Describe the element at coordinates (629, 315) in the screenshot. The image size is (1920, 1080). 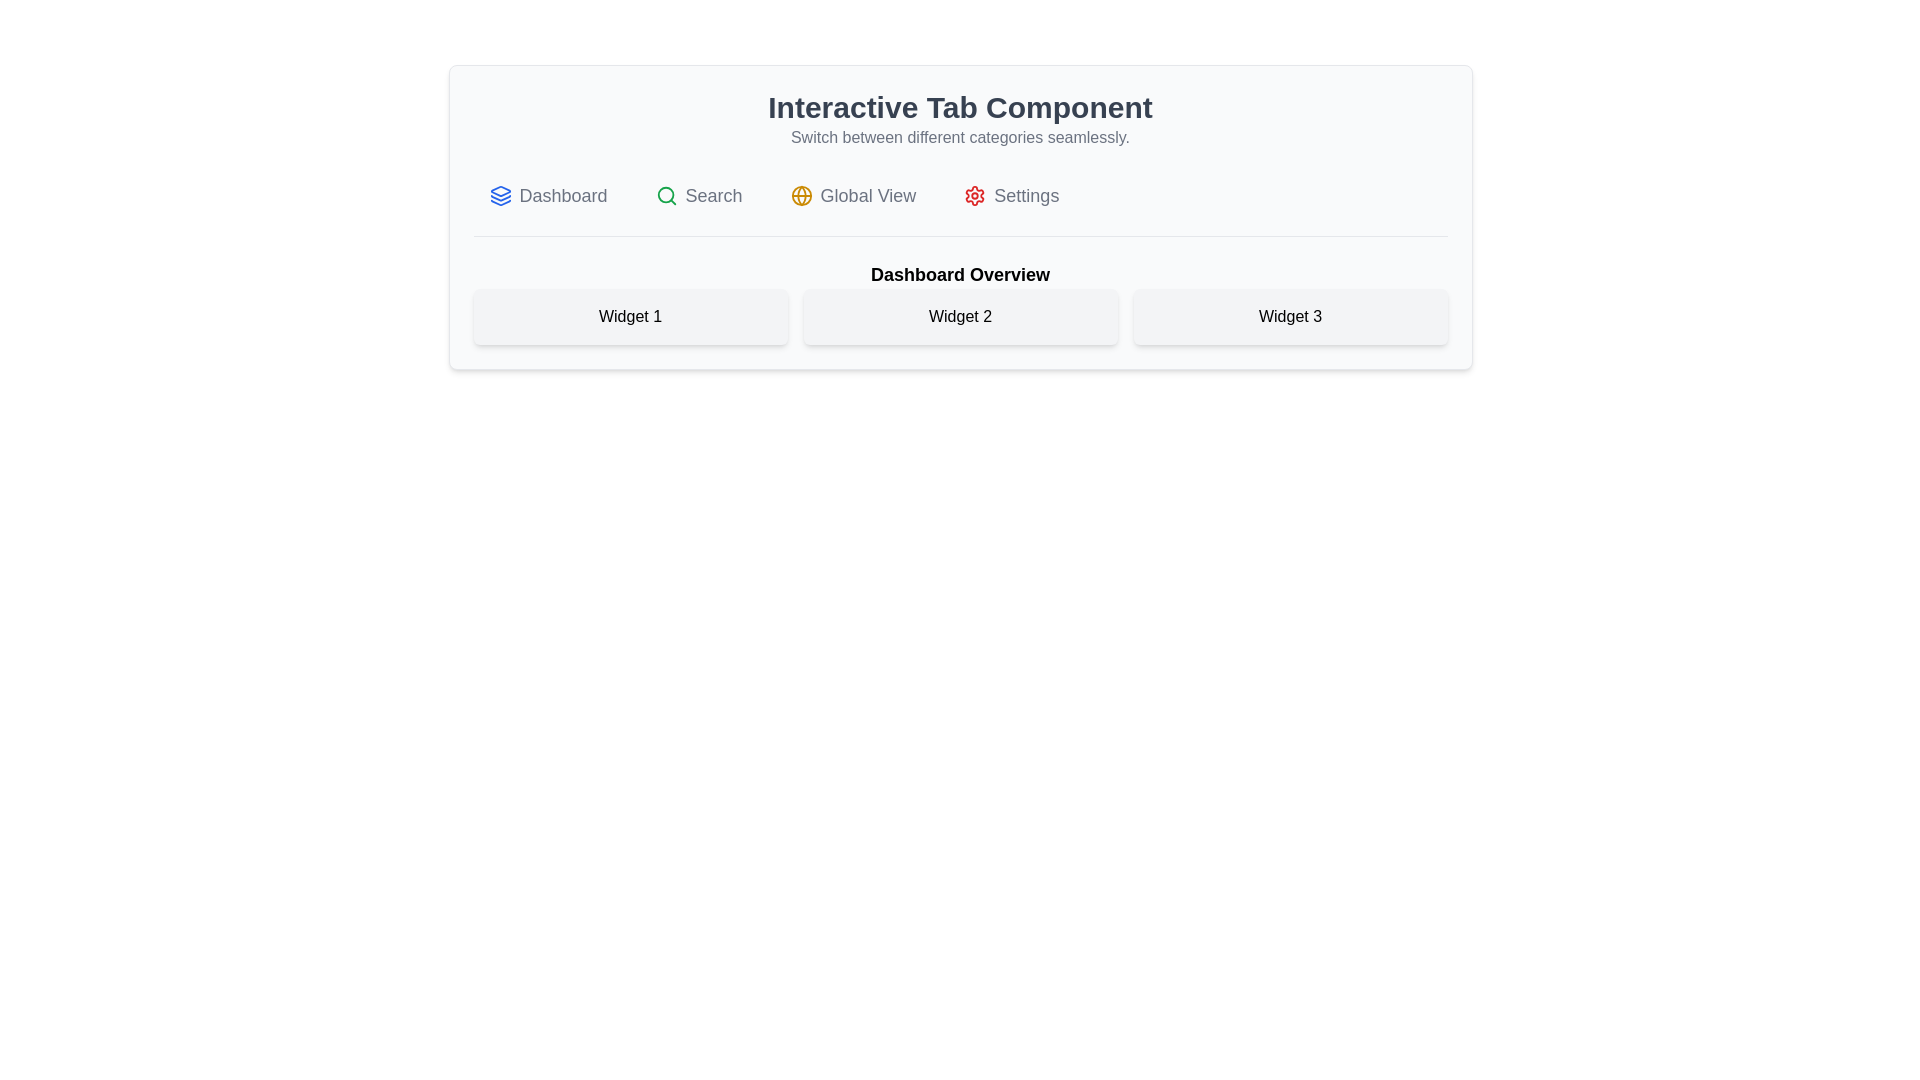
I see `the first informational card in the group of three widgets below the 'Dashboard Overview' section to interact with it` at that location.